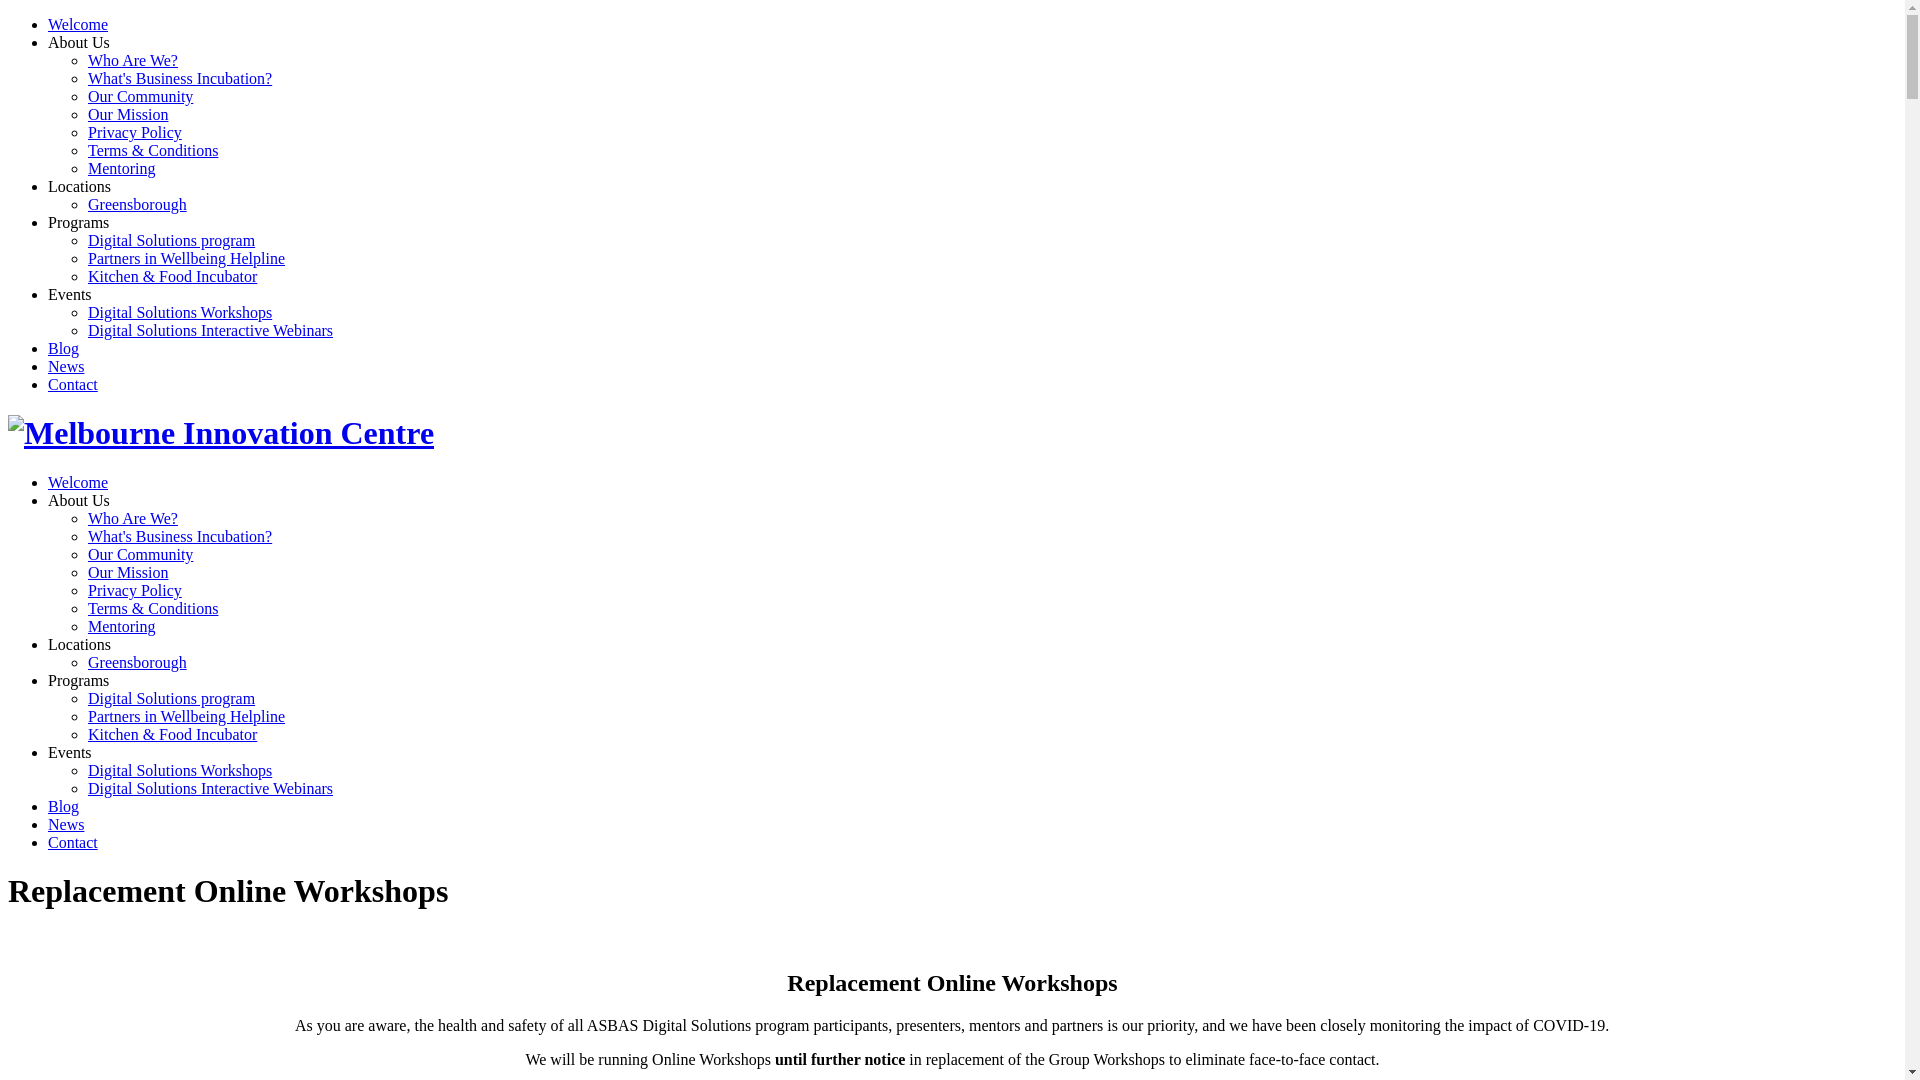  I want to click on 'Digital Solutions Workshops', so click(180, 312).